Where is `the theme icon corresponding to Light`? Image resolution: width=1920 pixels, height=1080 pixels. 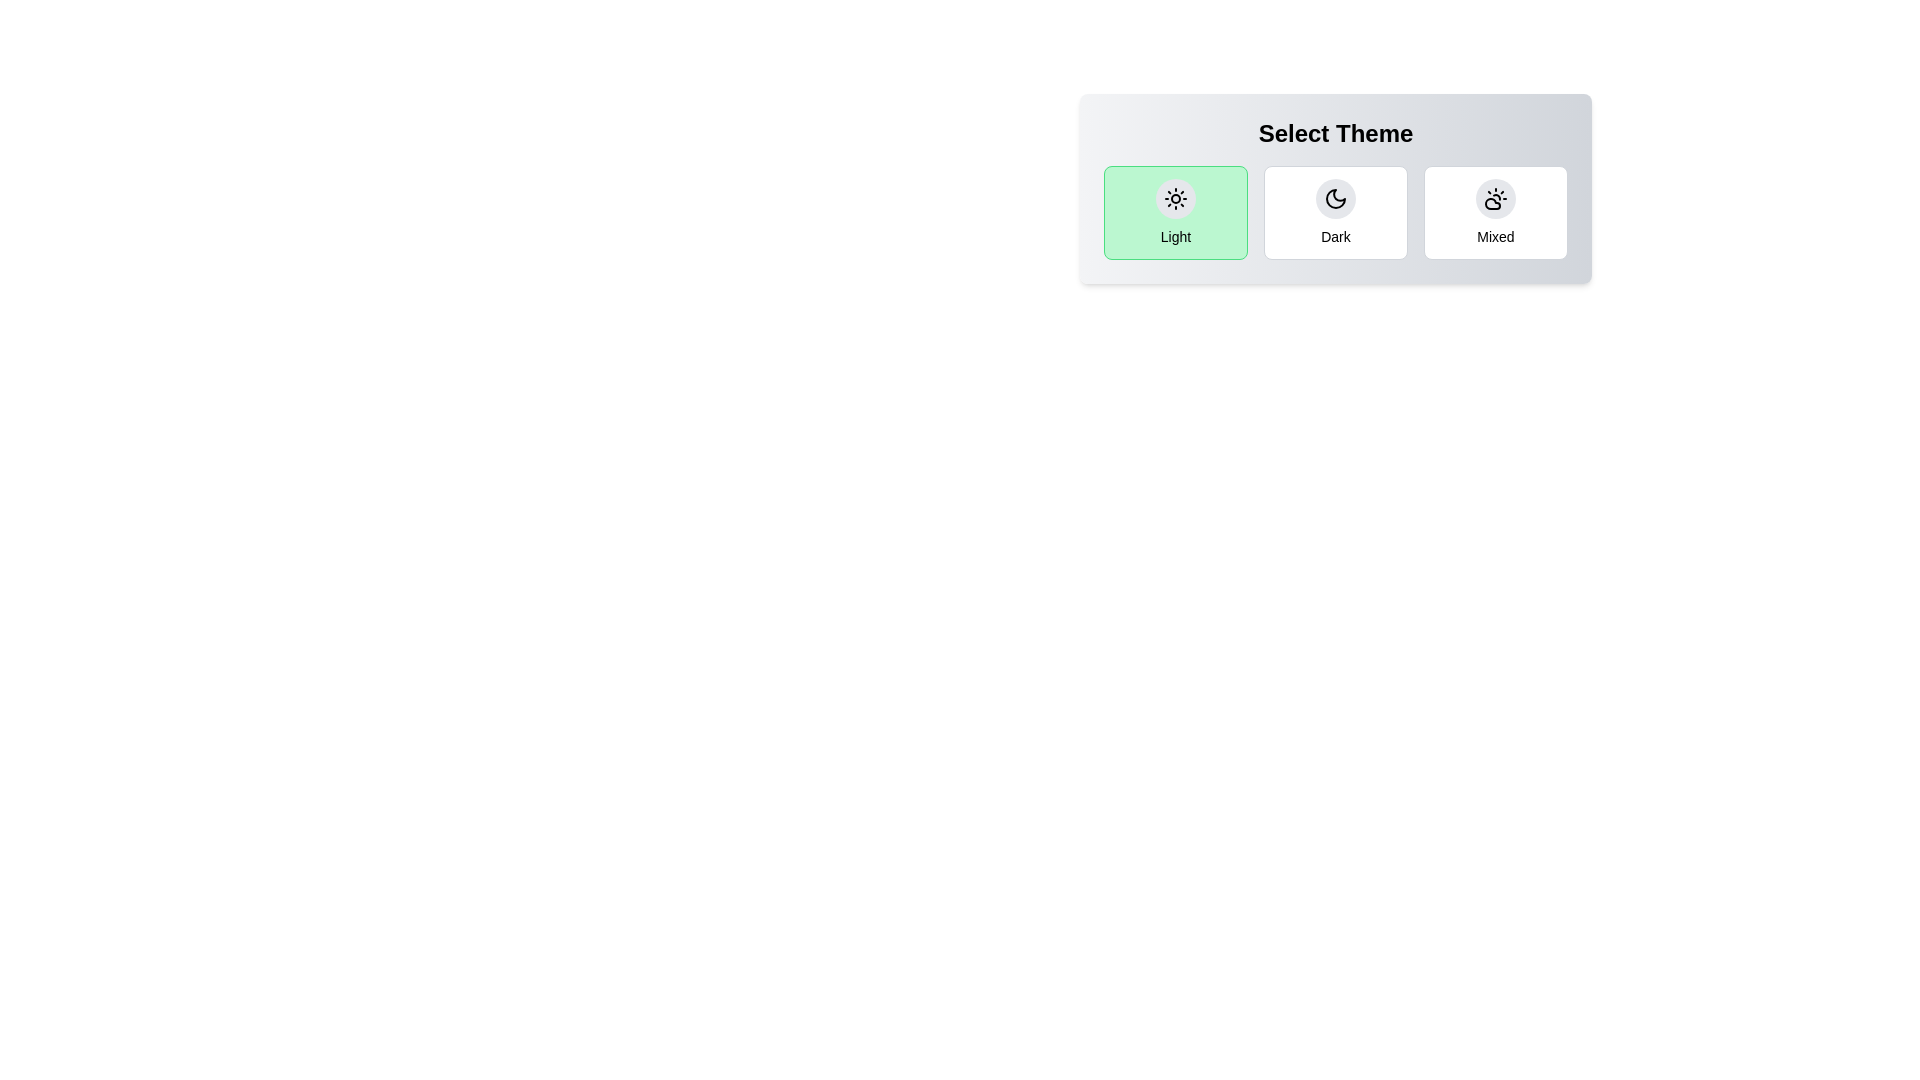 the theme icon corresponding to Light is located at coordinates (1176, 199).